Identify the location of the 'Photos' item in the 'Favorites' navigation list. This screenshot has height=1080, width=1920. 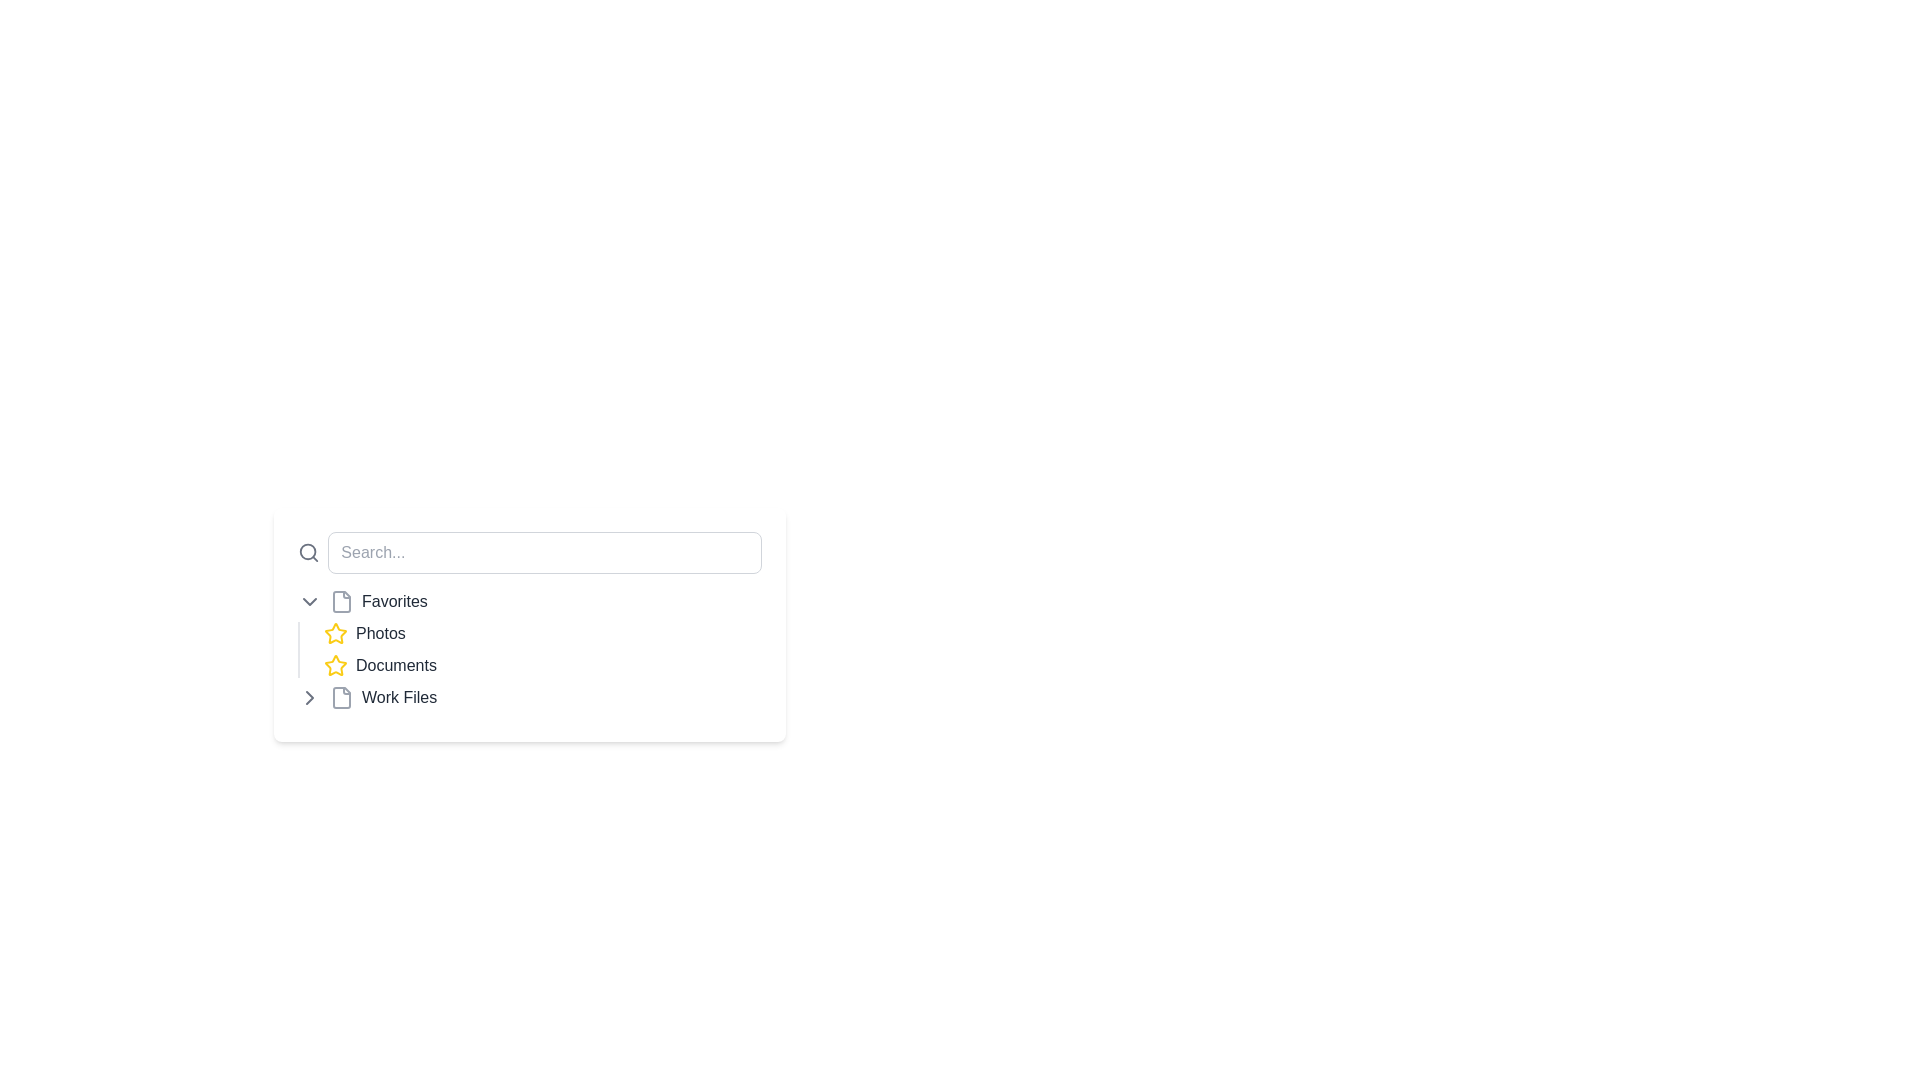
(529, 650).